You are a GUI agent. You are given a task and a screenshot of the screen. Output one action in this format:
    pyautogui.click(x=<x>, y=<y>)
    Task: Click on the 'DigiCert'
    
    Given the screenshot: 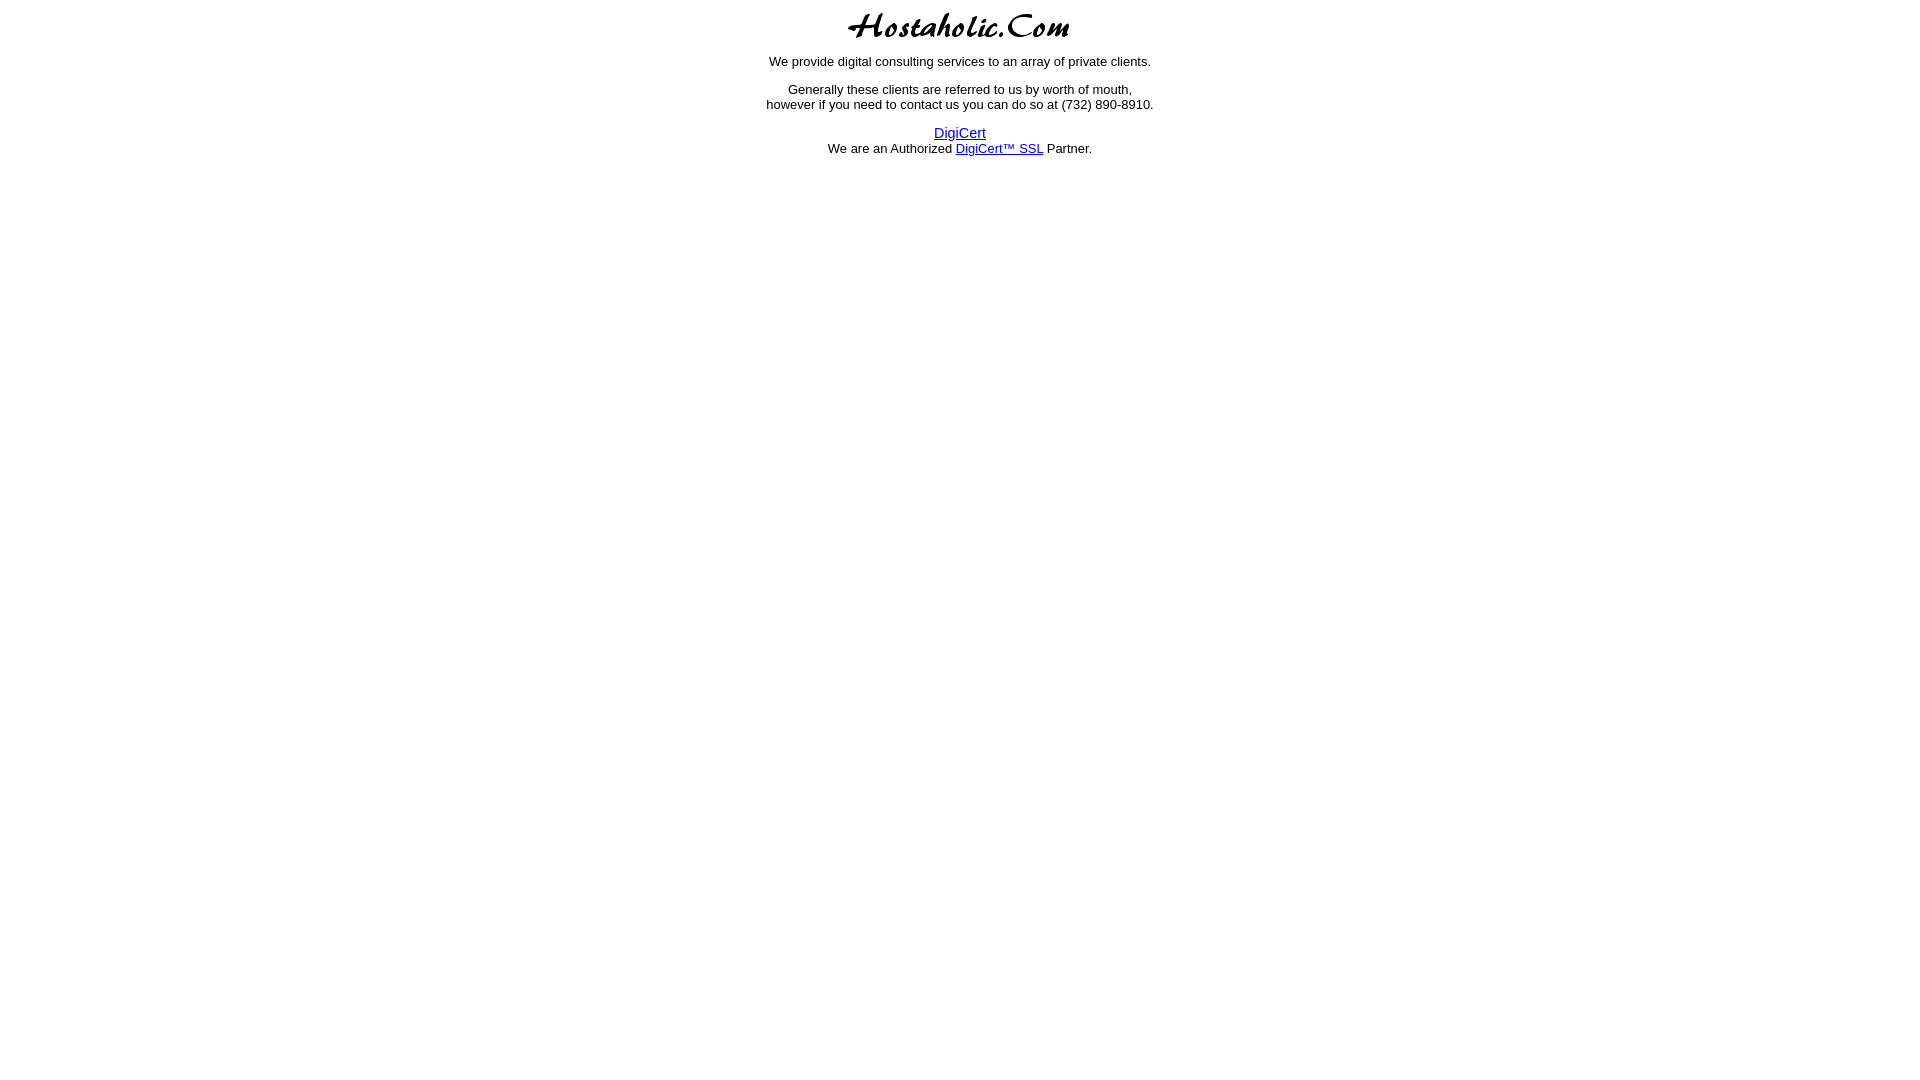 What is the action you would take?
    pyautogui.click(x=960, y=132)
    